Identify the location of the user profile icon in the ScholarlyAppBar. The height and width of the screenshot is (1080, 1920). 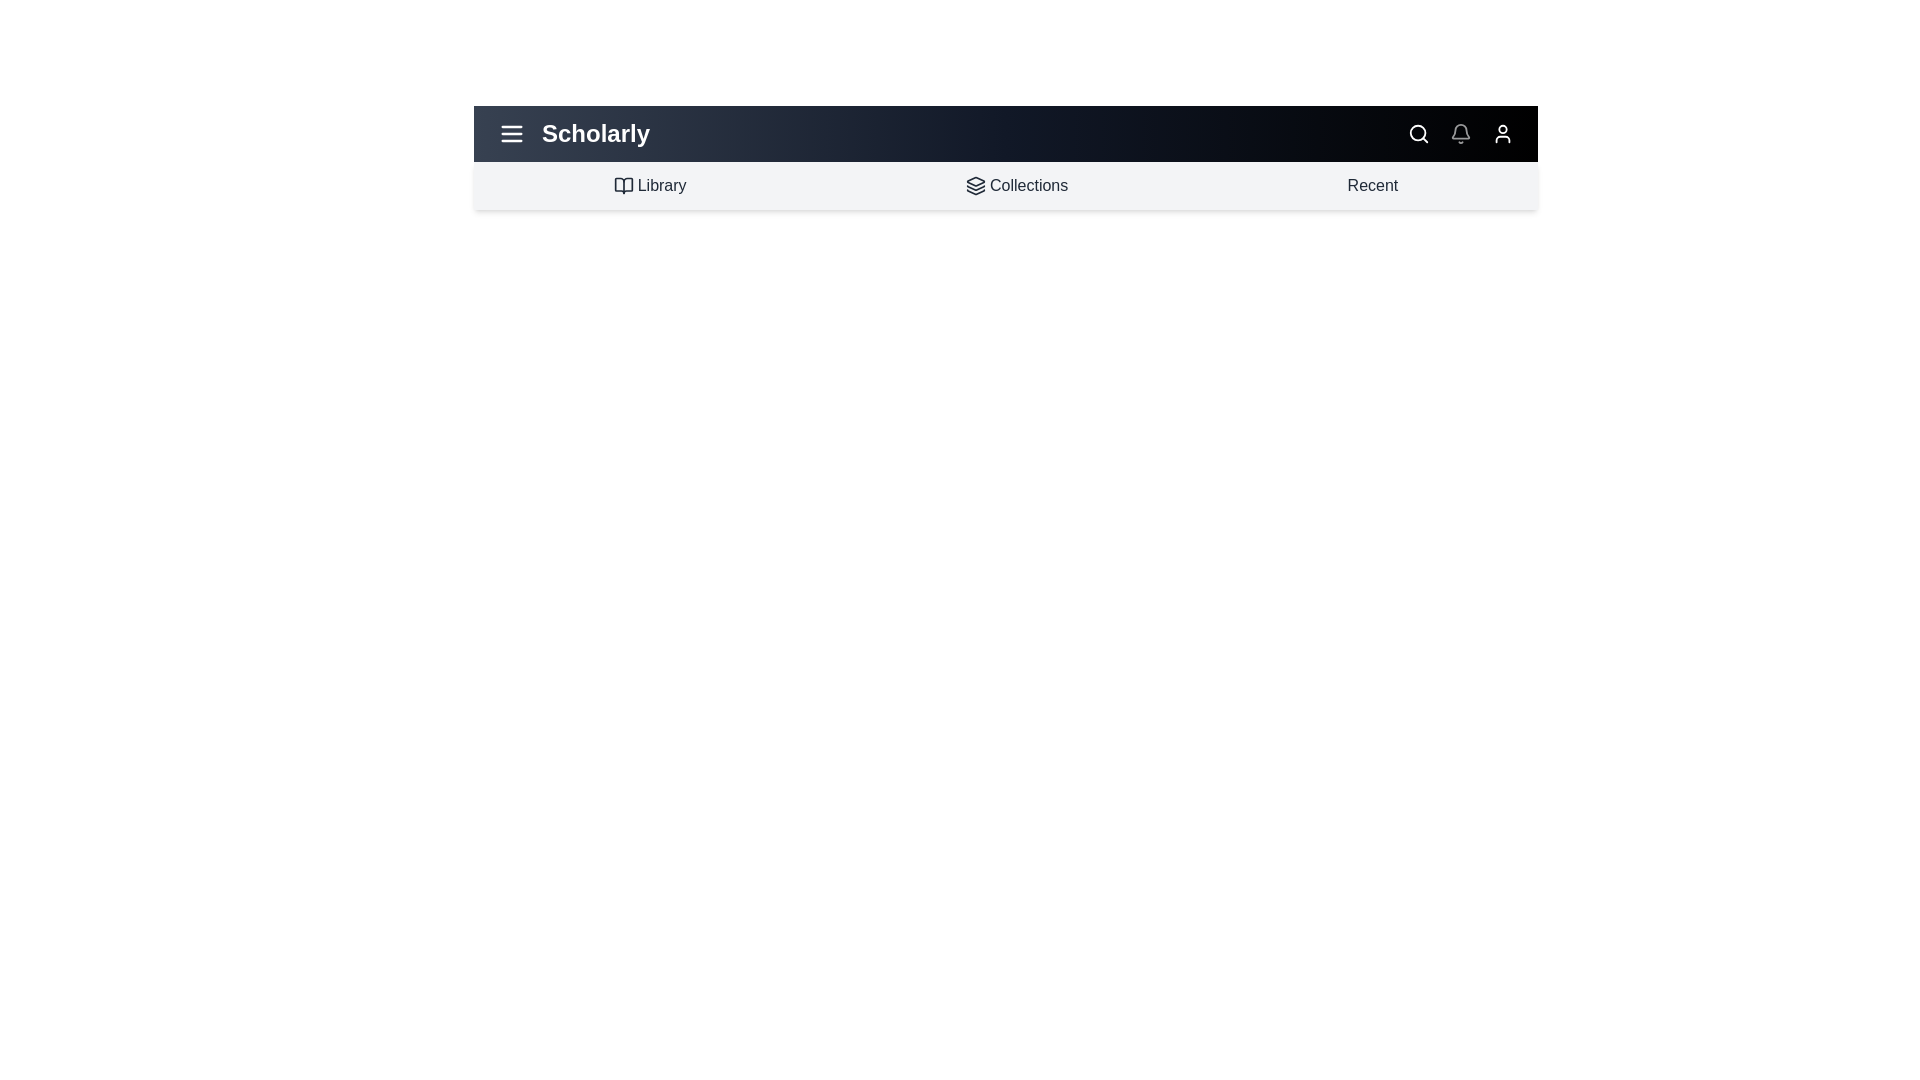
(1502, 134).